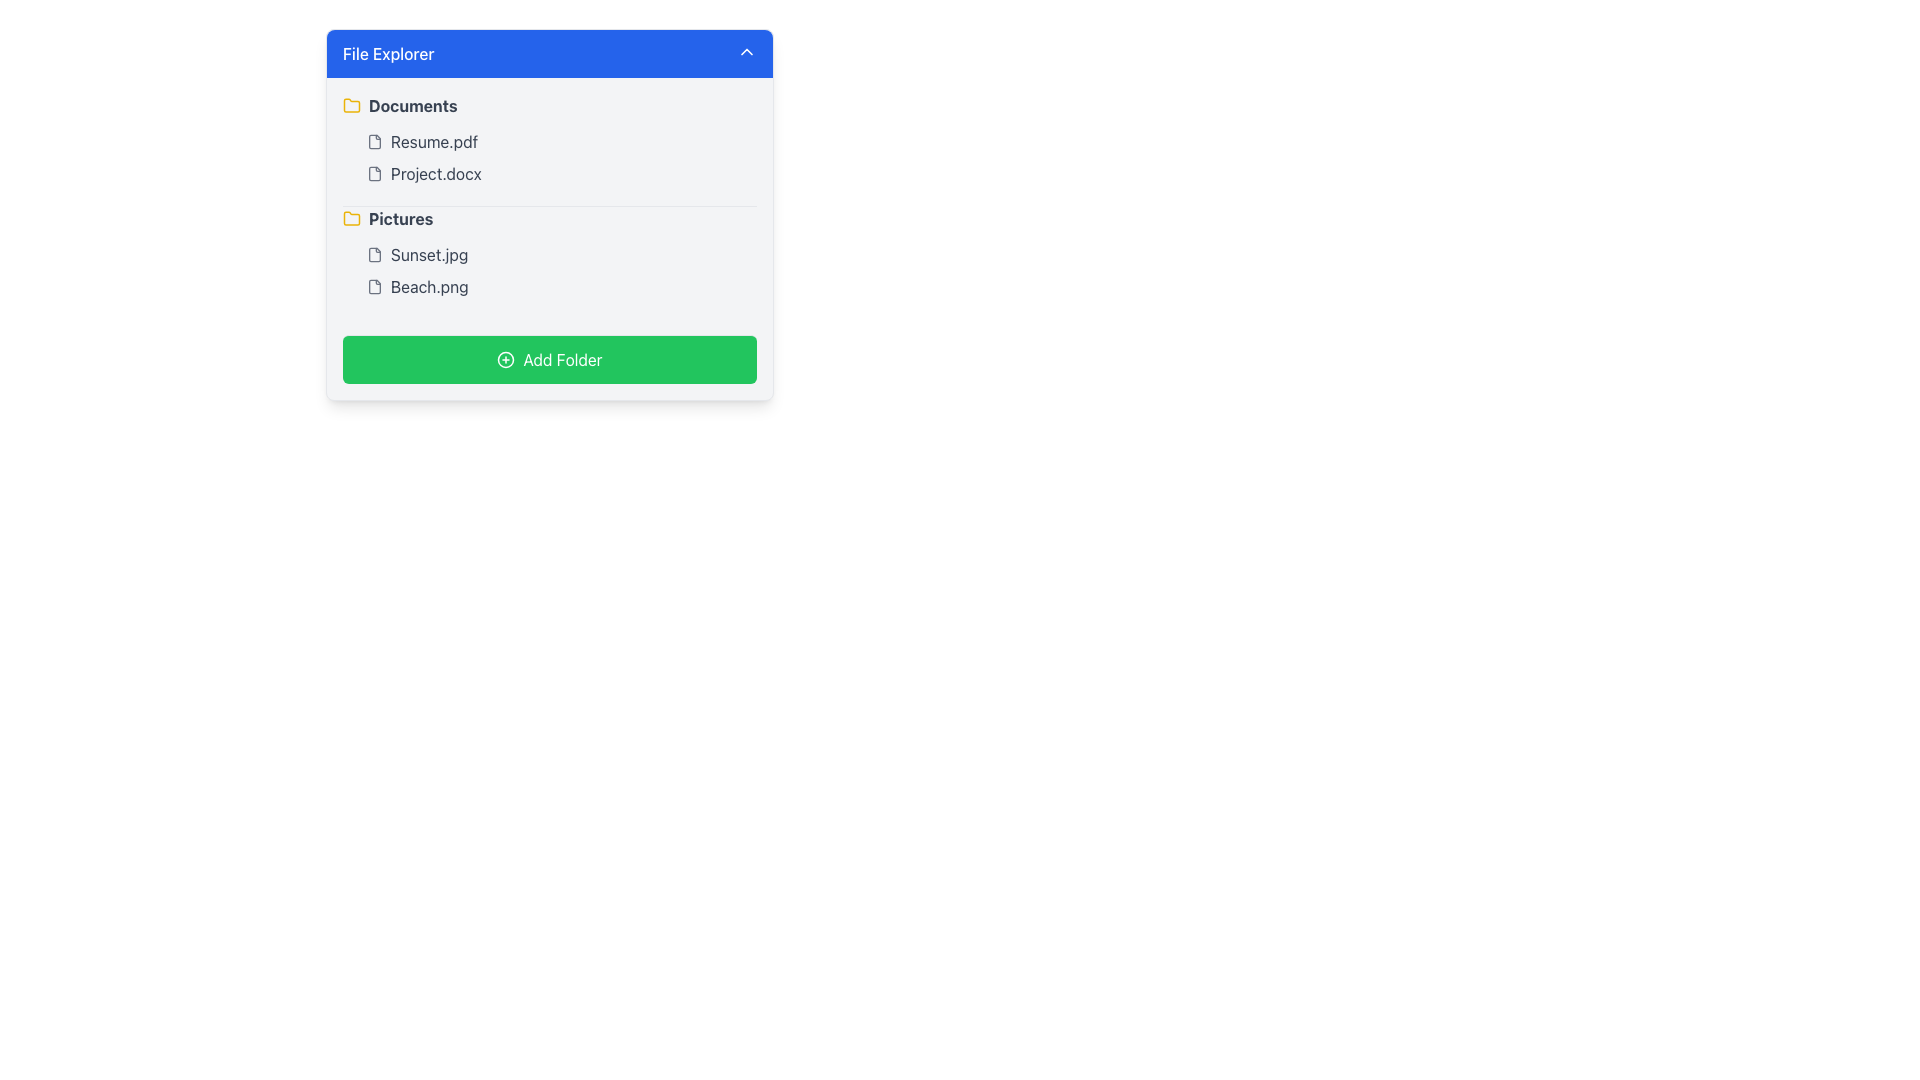 Image resolution: width=1920 pixels, height=1080 pixels. What do you see at coordinates (550, 157) in the screenshot?
I see `the file list item group representing 'Resume.pdf' and 'Project.docx' under the 'Documents' section in the File Explorer interface` at bounding box center [550, 157].